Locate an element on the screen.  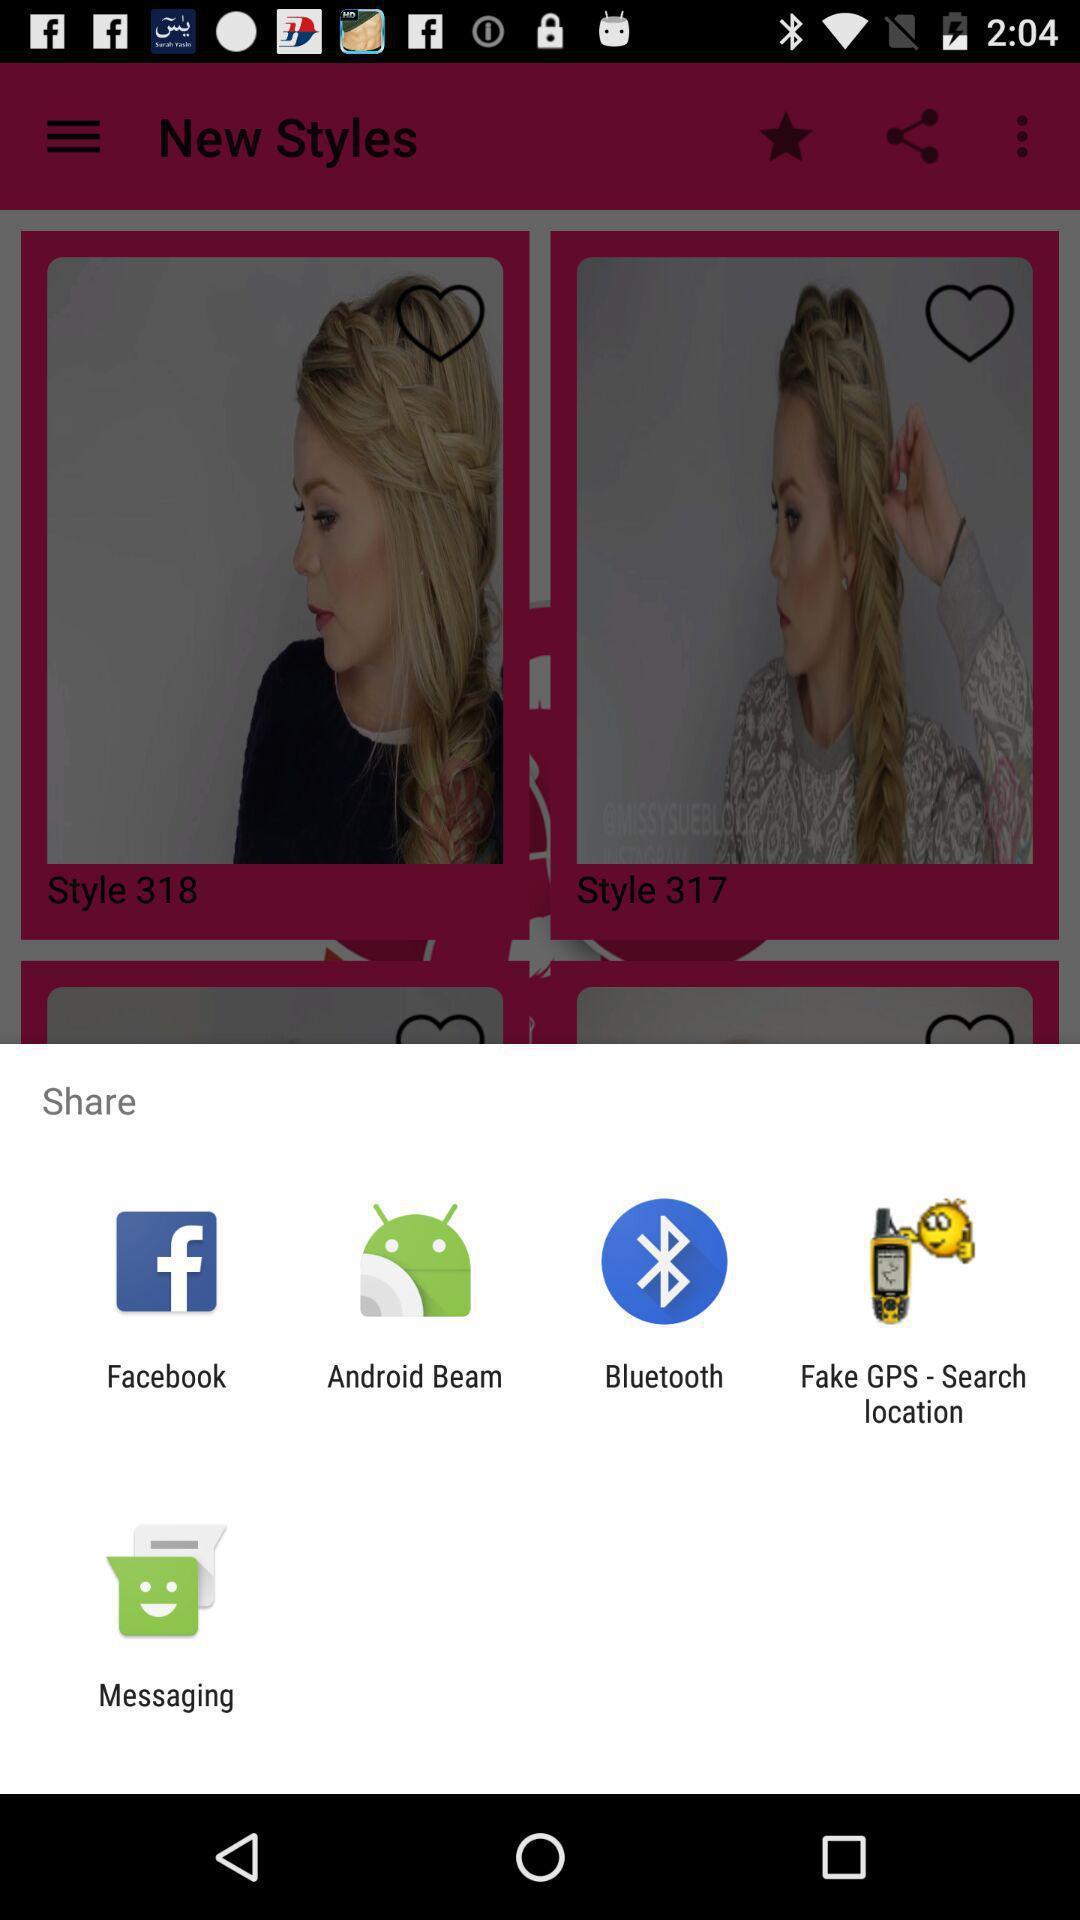
the app next to the bluetooth is located at coordinates (913, 1392).